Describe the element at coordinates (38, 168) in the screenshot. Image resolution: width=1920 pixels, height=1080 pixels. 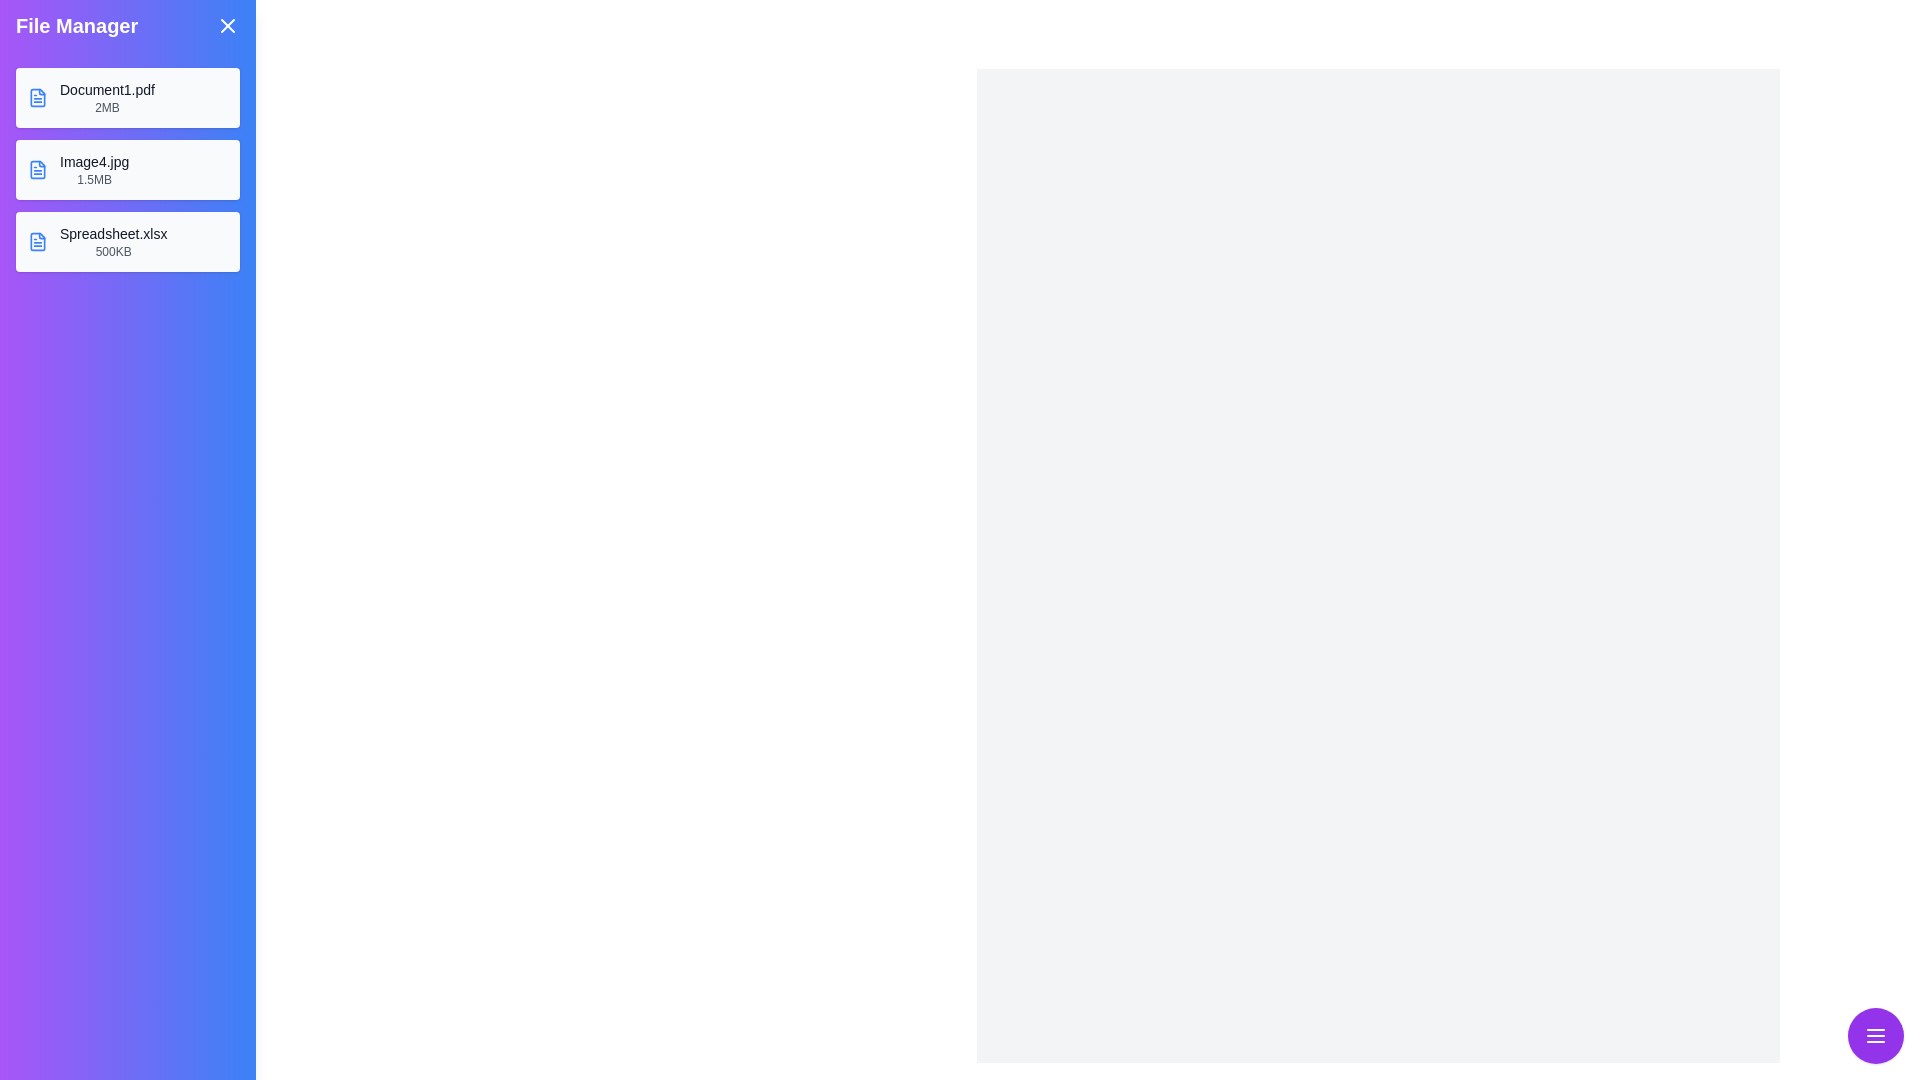
I see `the file icon representing 'Image4.jpg' located in the second row of the file list panel` at that location.